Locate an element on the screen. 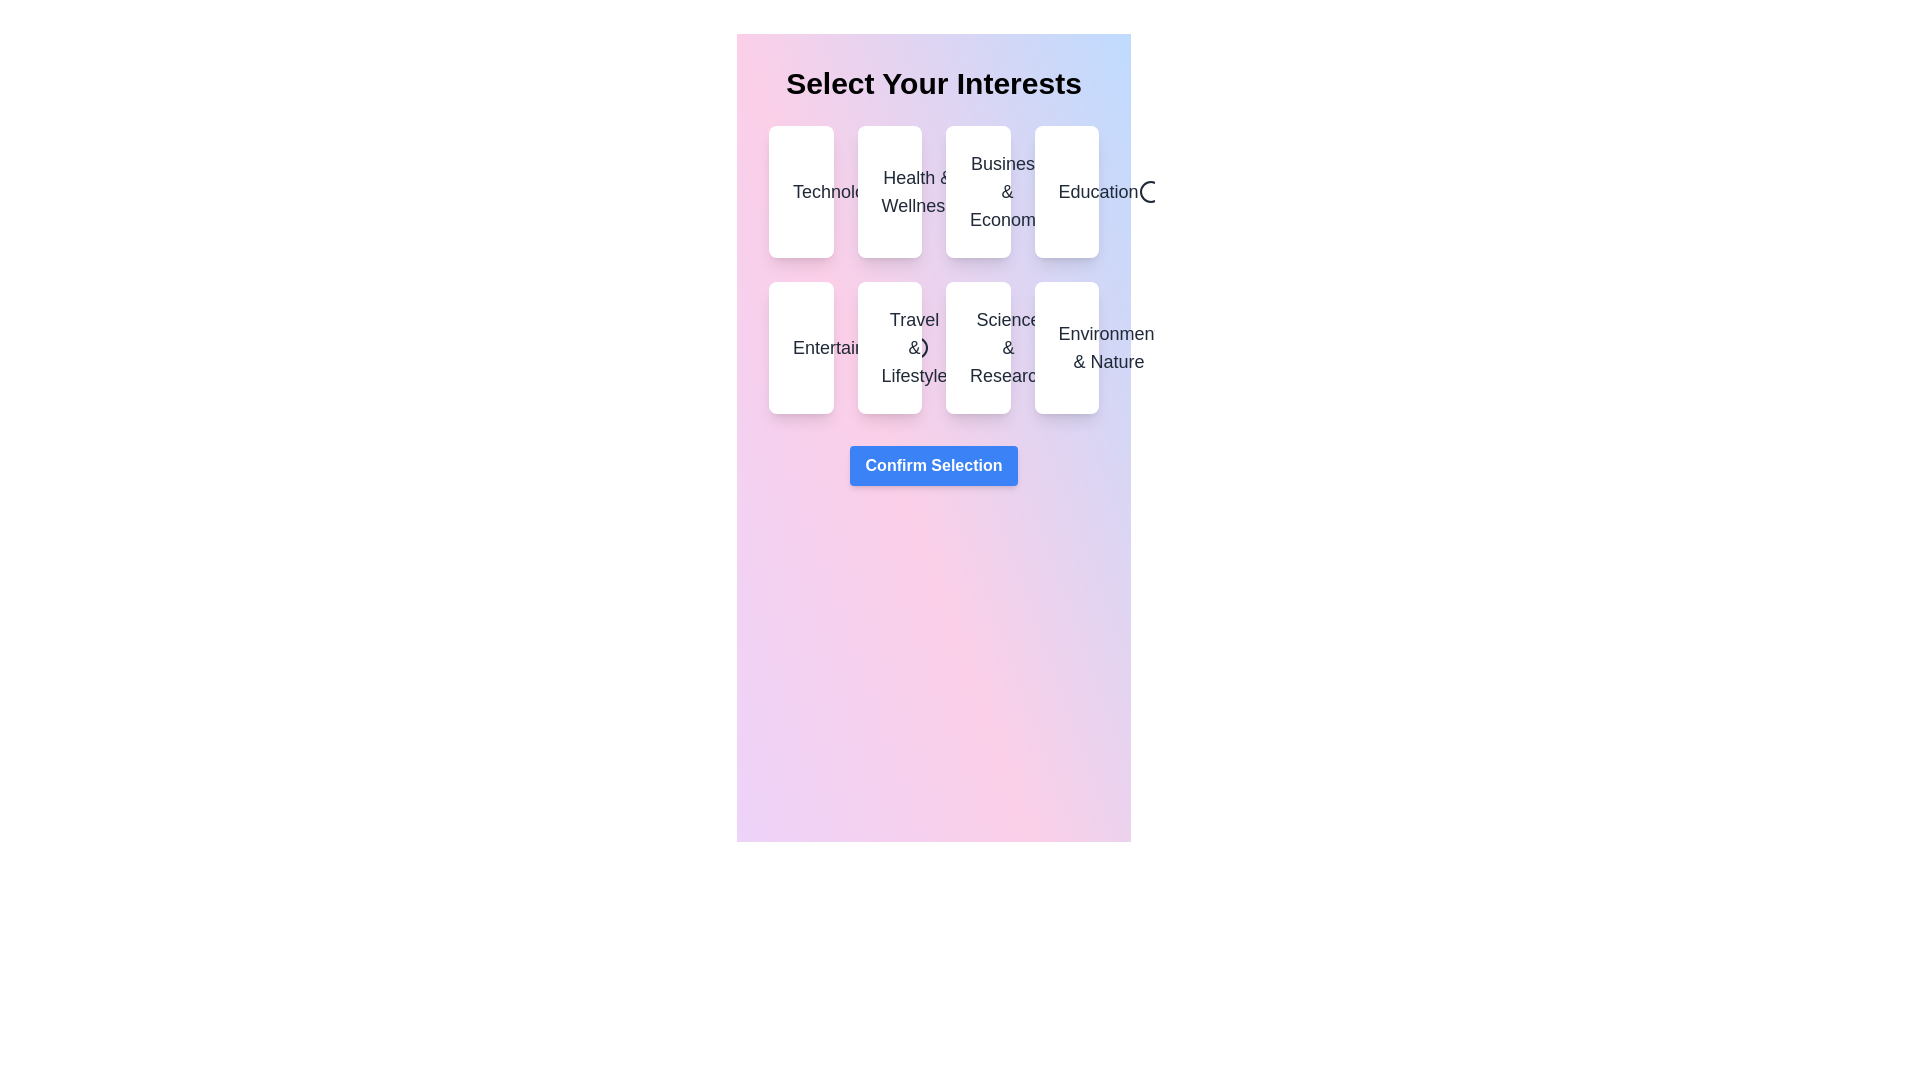 The image size is (1920, 1080). the category Health & Wellness by clicking on it is located at coordinates (887, 192).